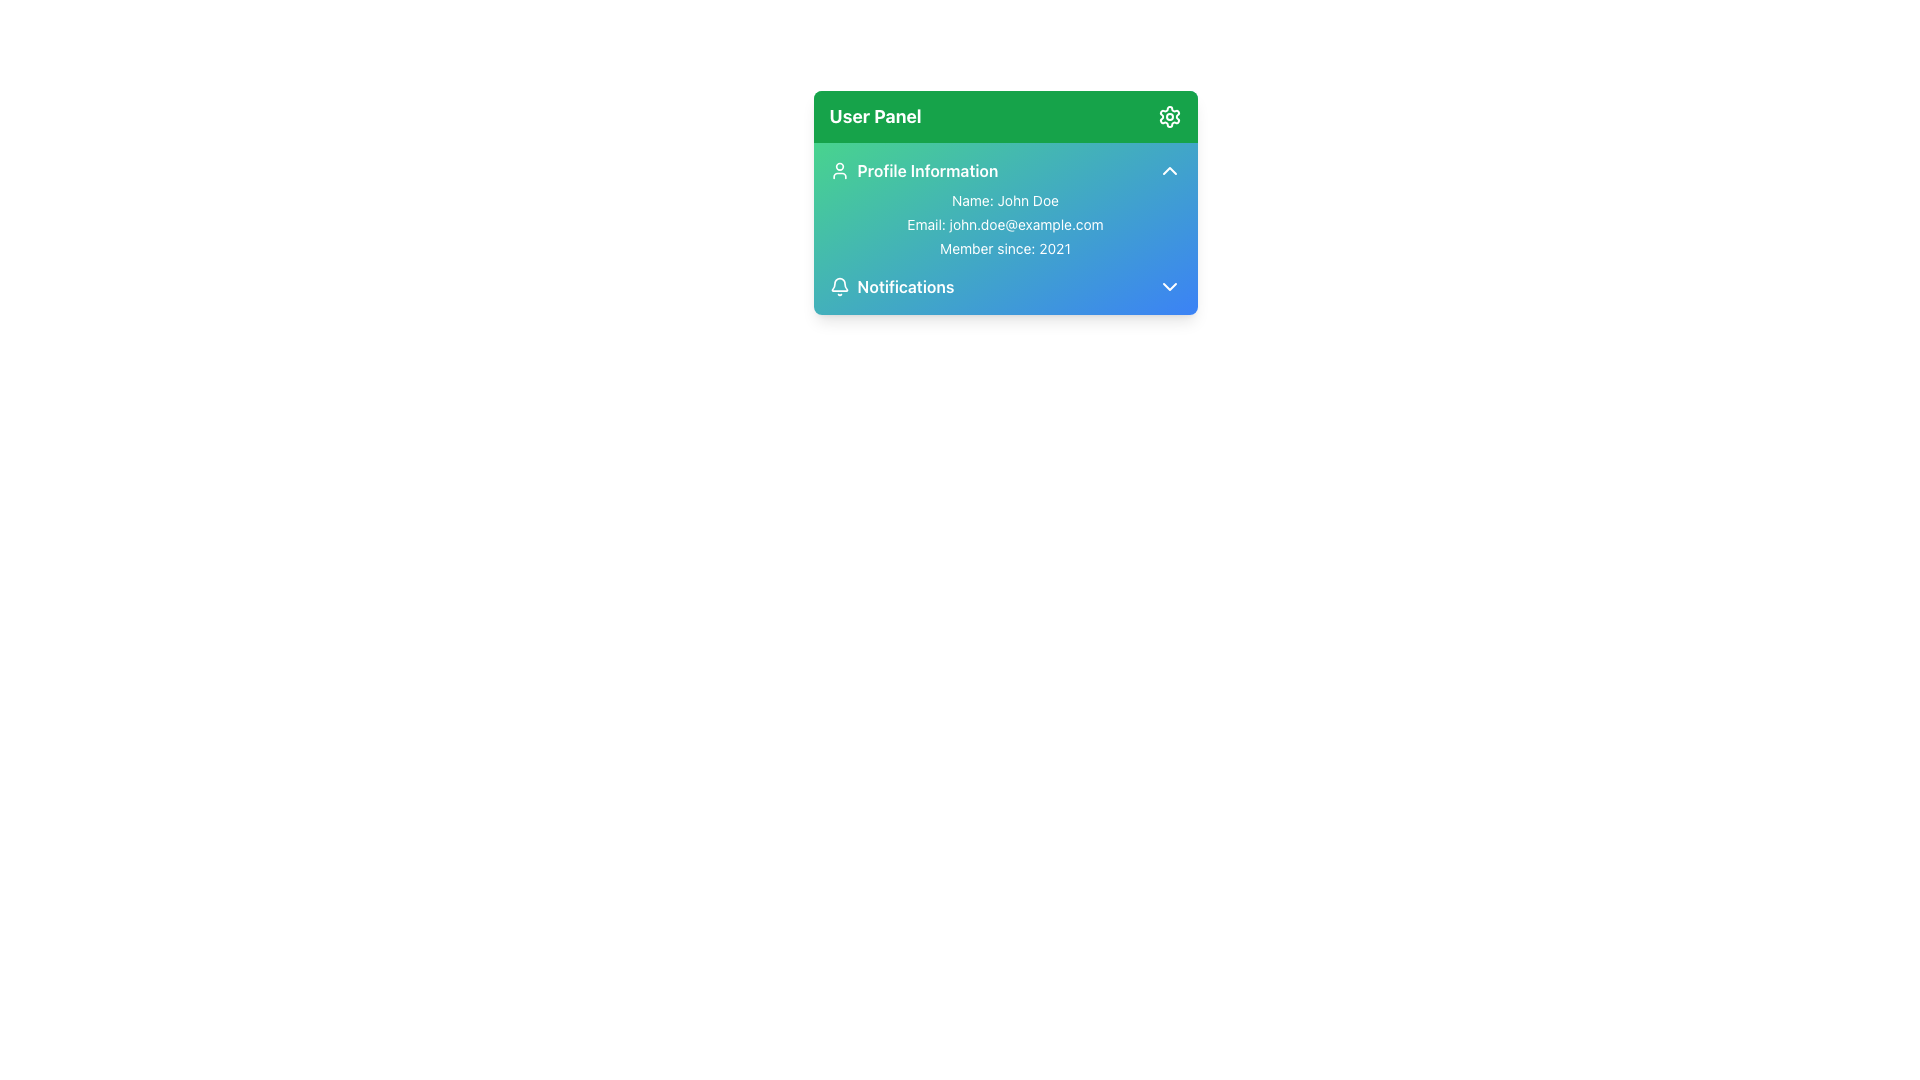  I want to click on the Text Label that describes the section containing user details, located near the top left of the gradient box, so click(926, 169).